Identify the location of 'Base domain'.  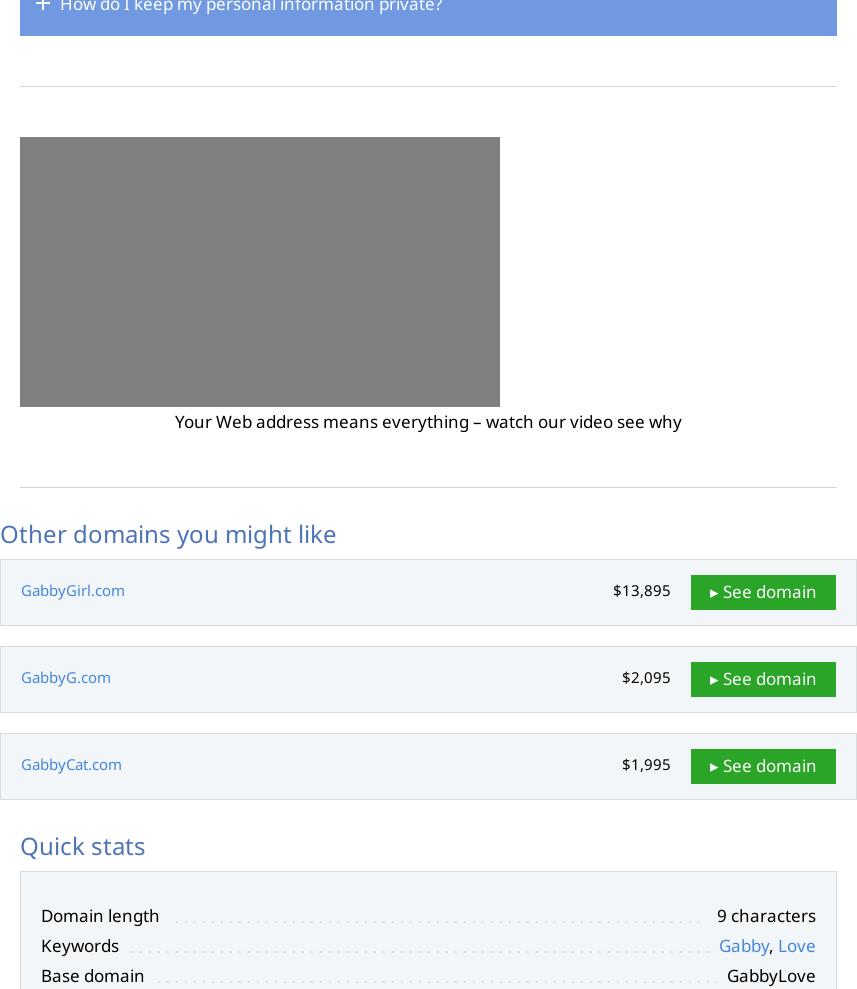
(92, 974).